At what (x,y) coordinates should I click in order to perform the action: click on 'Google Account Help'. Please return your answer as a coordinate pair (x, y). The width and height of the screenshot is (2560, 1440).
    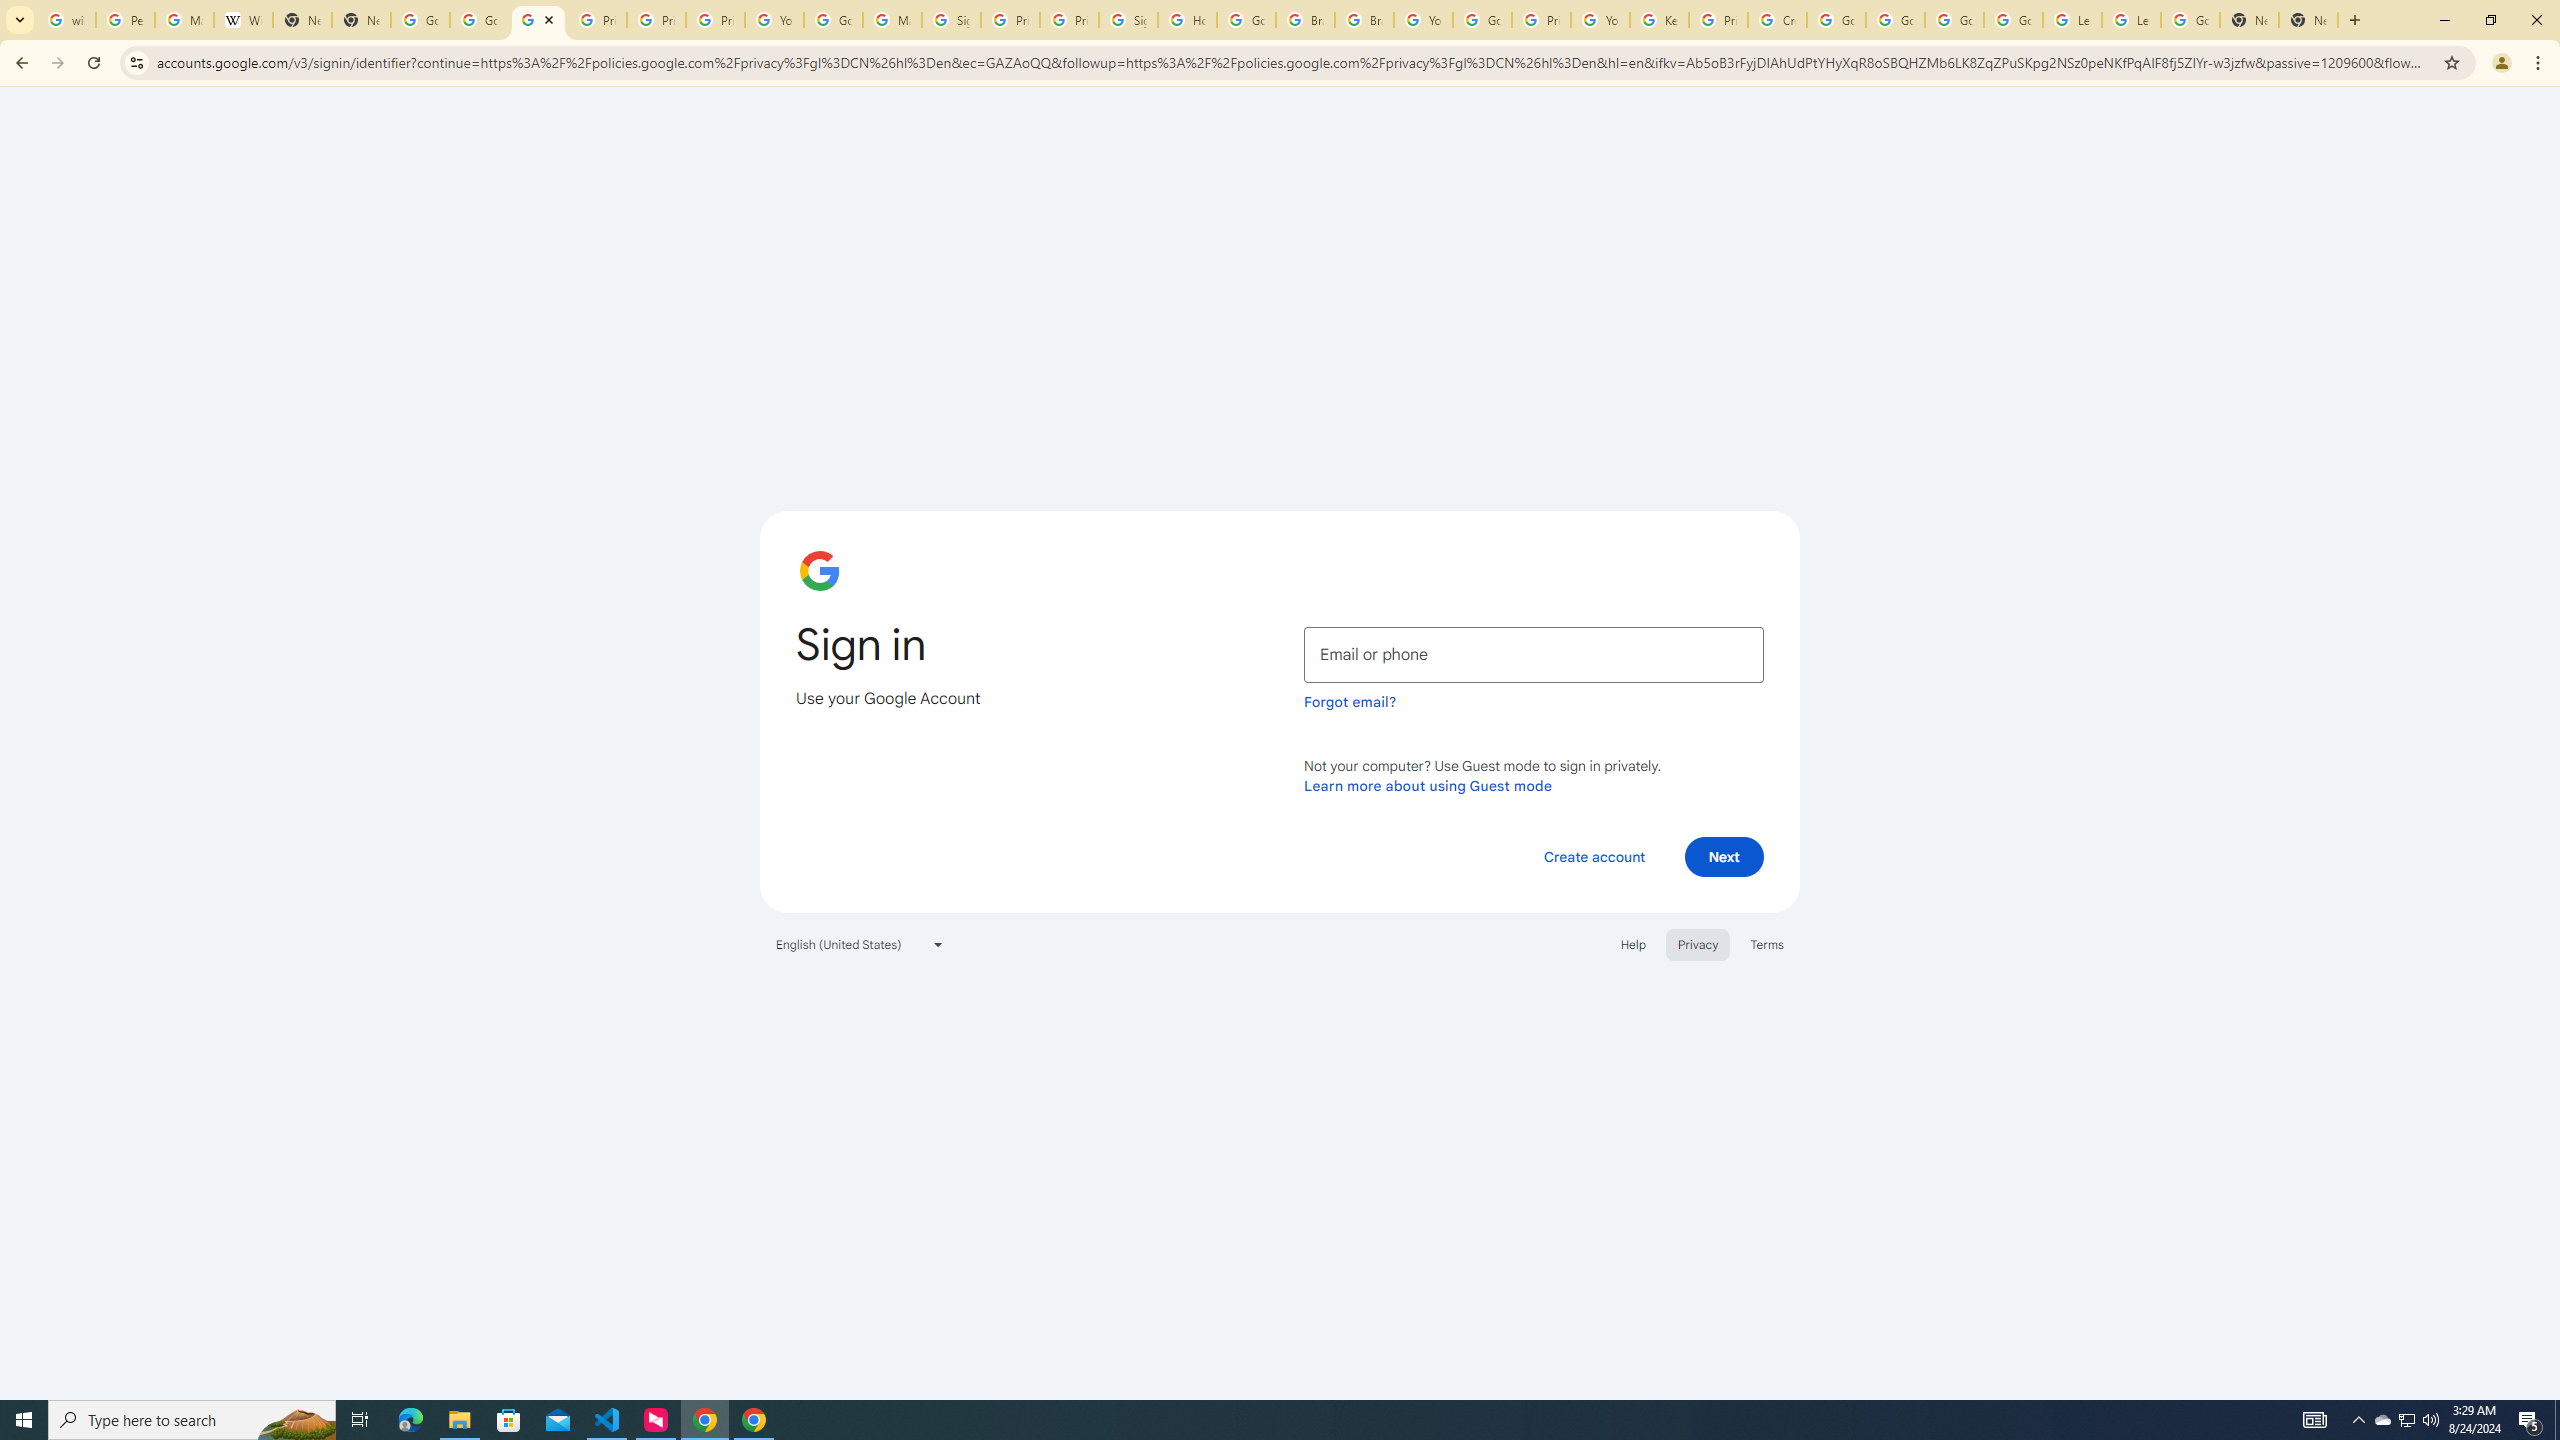
    Looking at the image, I should click on (1893, 19).